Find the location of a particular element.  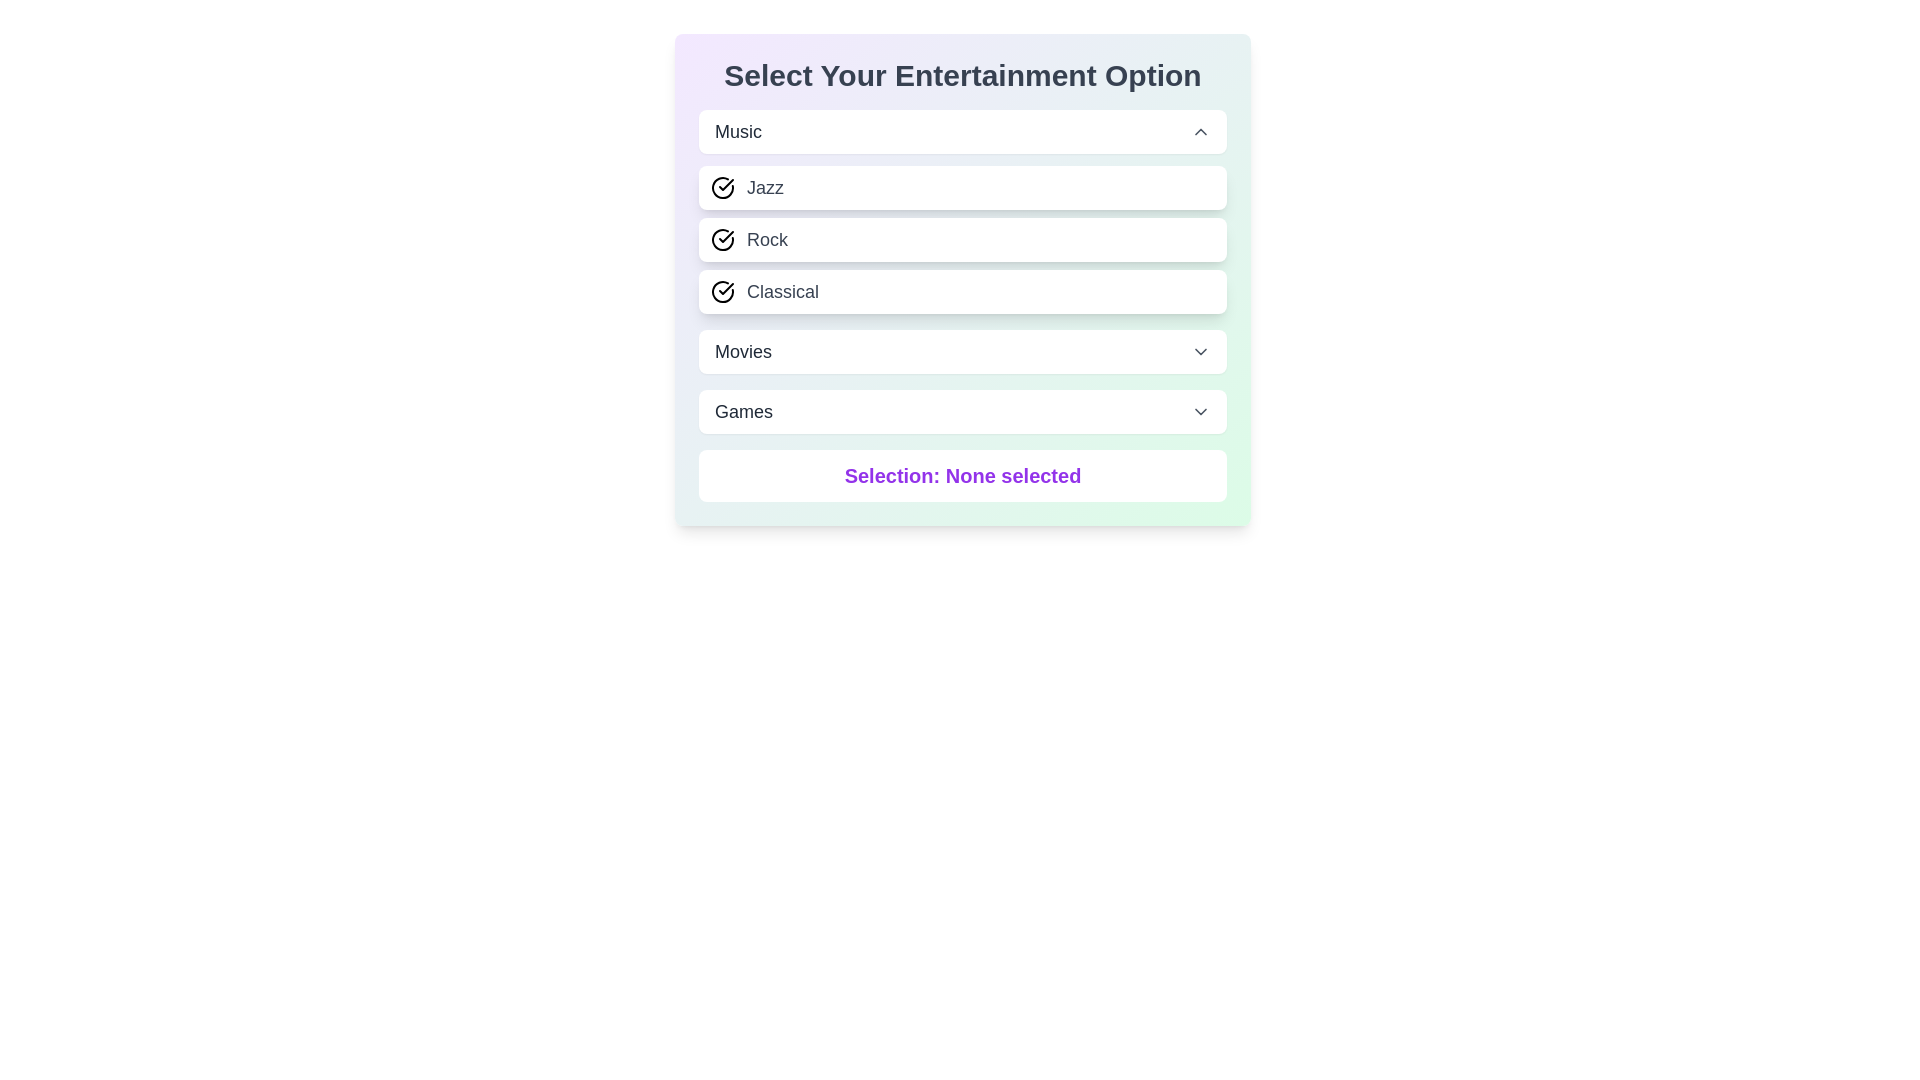

the 'Jazz' text label, which is the second entry in the selection list between 'Music' and 'Rock' within the 'Select Your Entertainment Option' card is located at coordinates (764, 188).